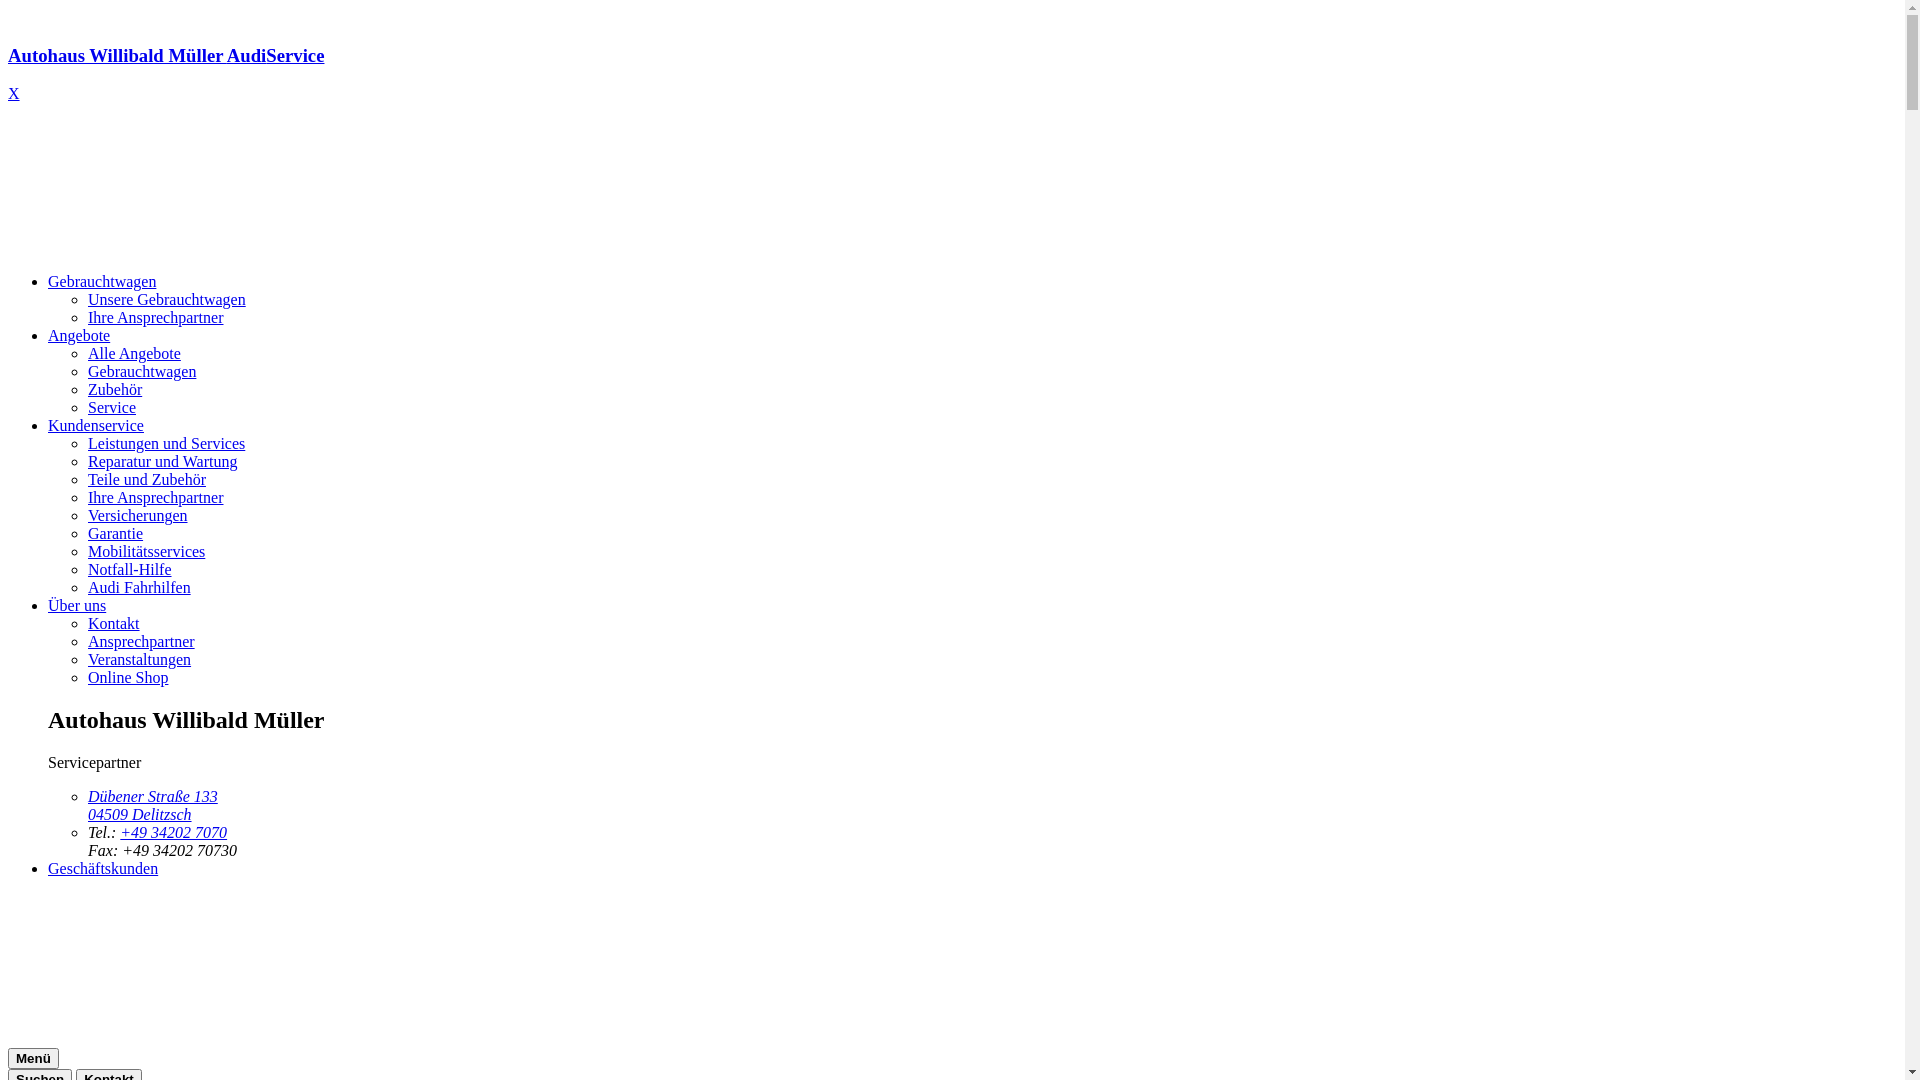  I want to click on 'Veranstaltungen', so click(138, 659).